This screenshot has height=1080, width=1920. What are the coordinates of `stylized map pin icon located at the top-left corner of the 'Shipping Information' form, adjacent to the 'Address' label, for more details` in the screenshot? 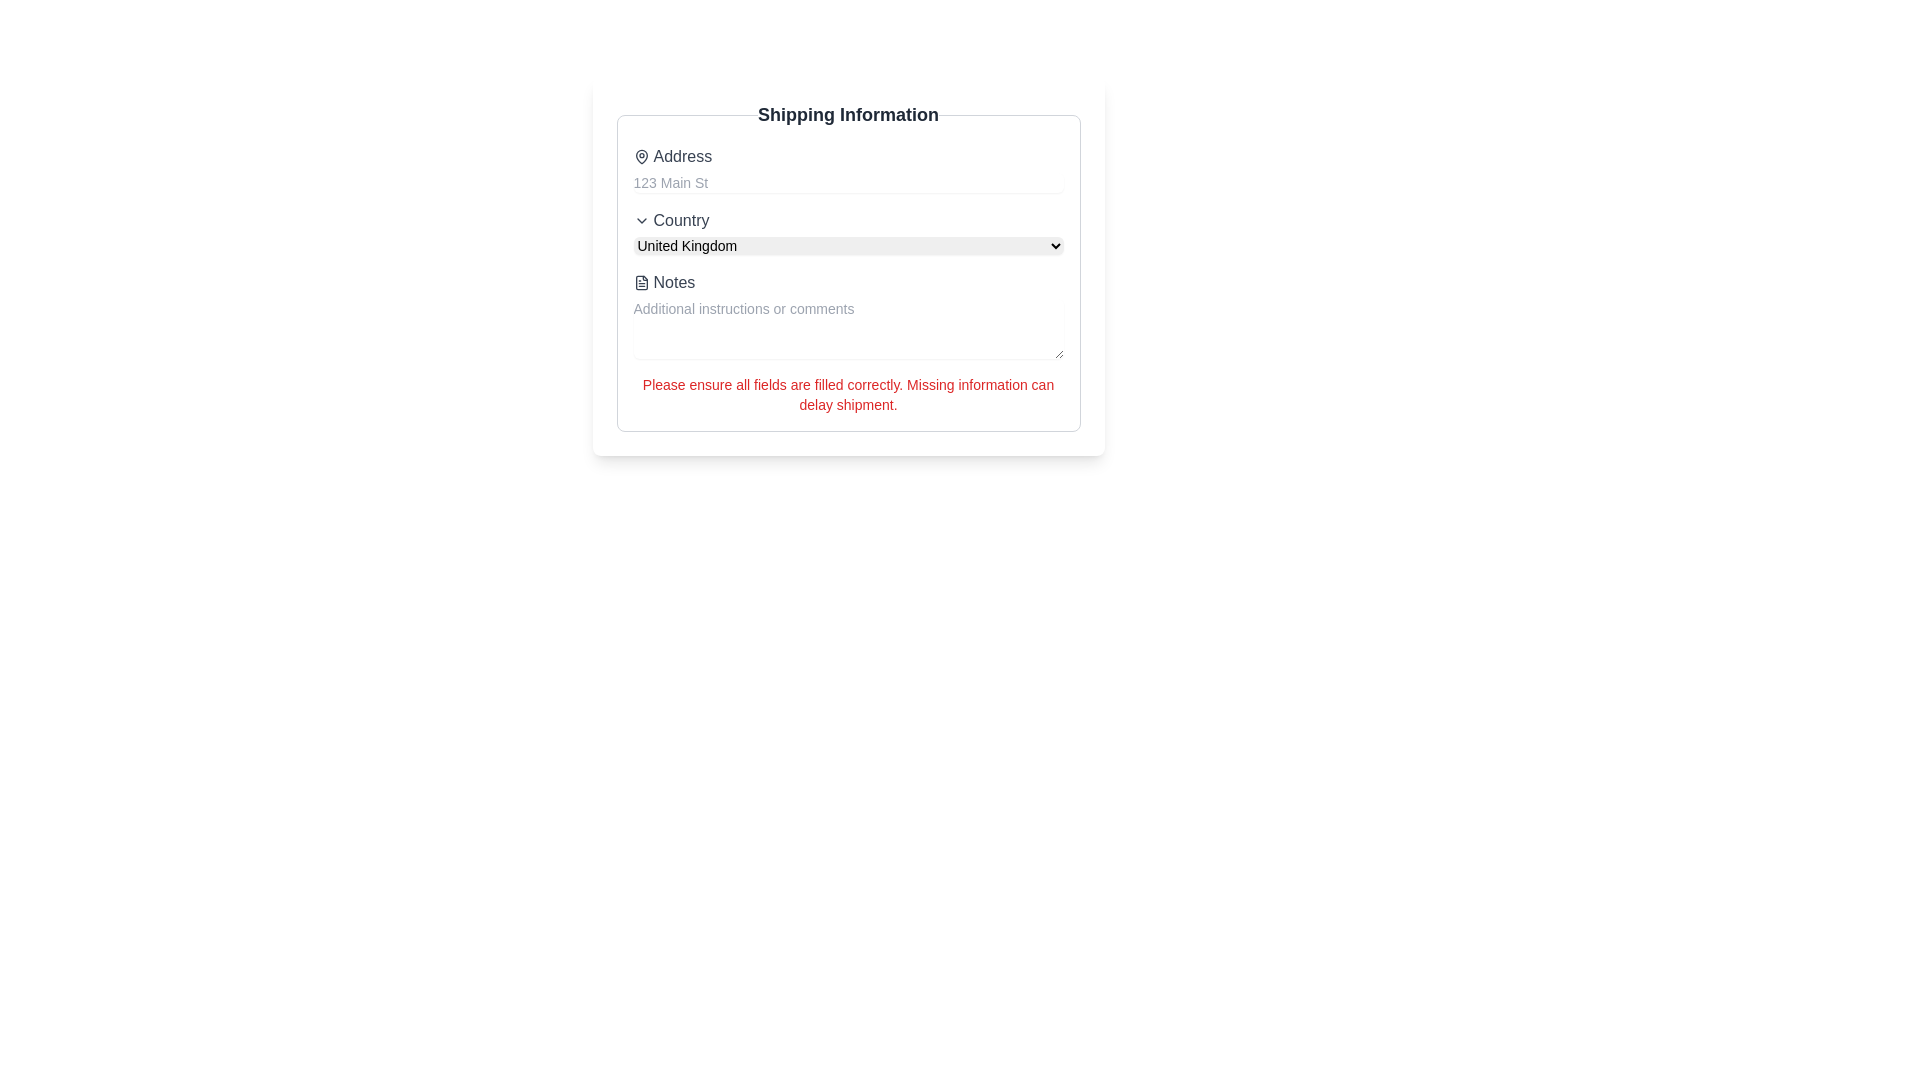 It's located at (641, 156).